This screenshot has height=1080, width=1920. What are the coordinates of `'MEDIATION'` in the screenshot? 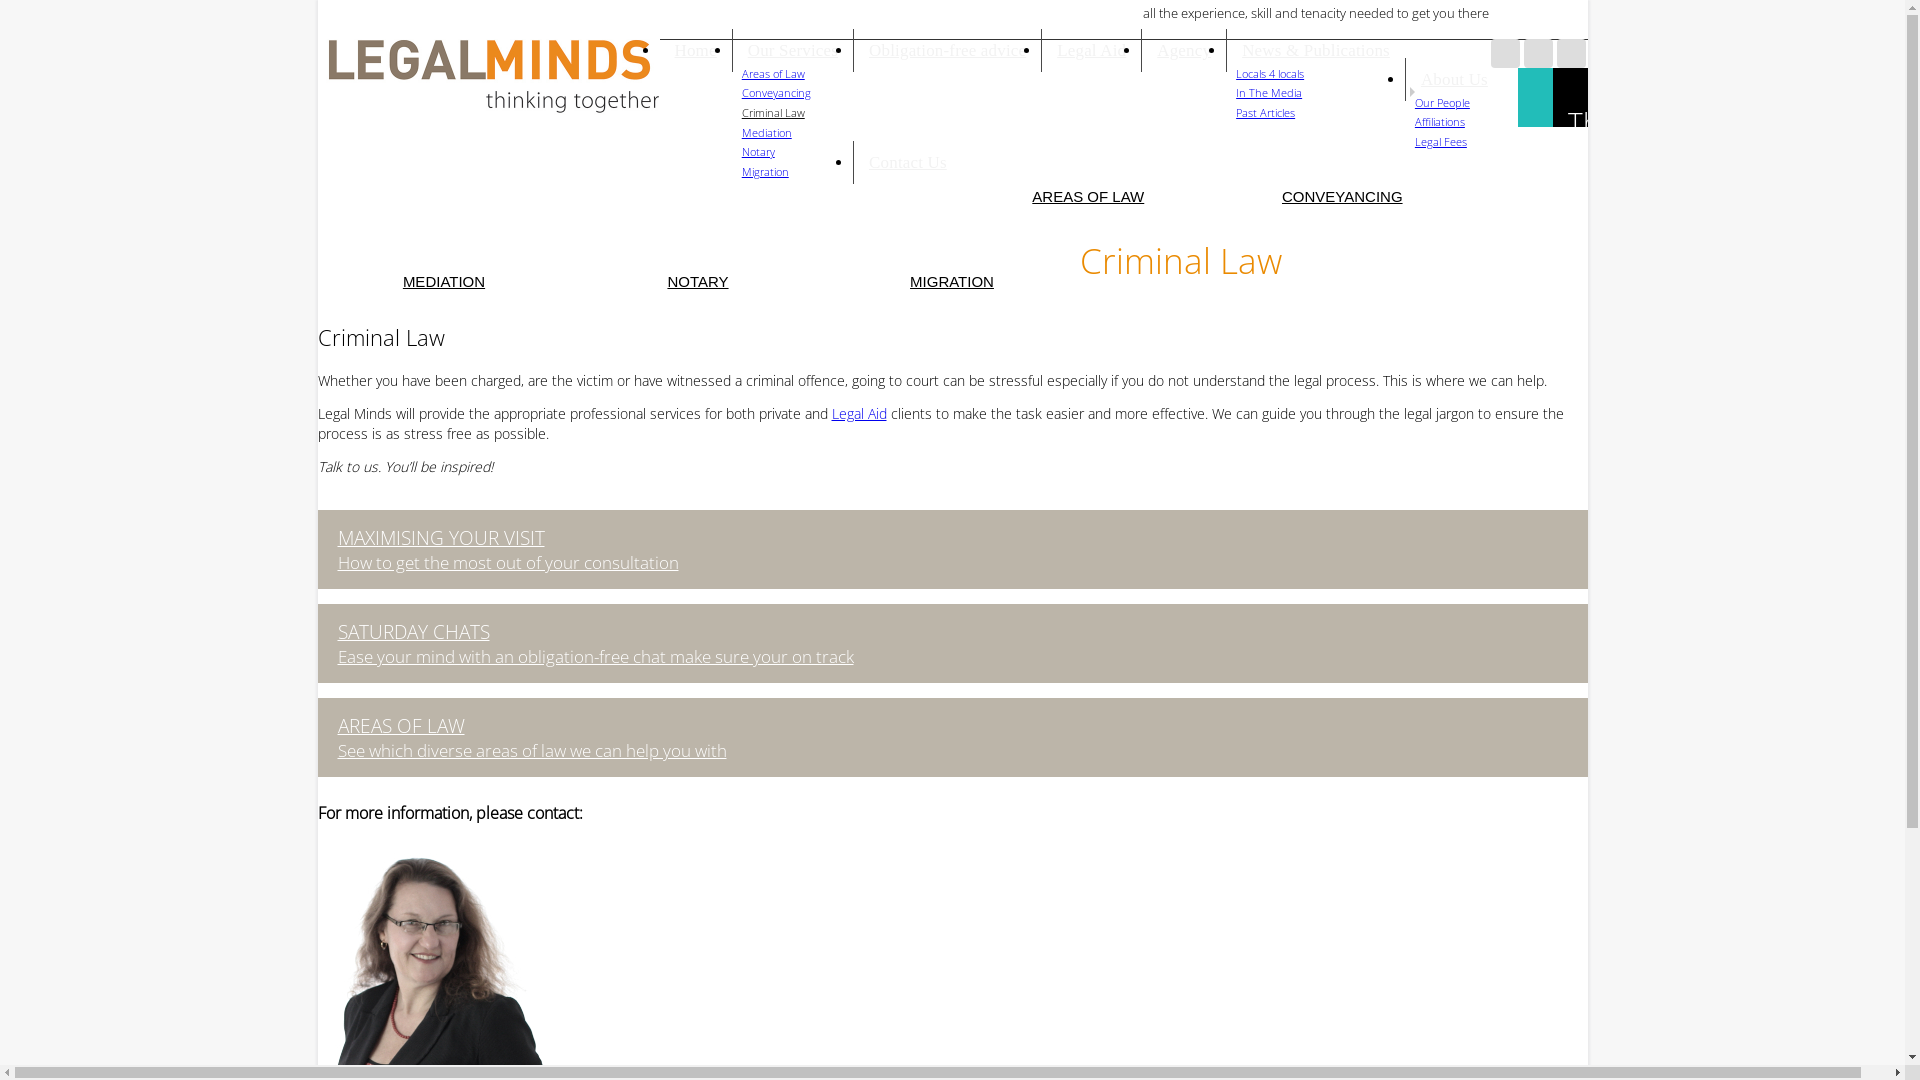 It's located at (444, 279).